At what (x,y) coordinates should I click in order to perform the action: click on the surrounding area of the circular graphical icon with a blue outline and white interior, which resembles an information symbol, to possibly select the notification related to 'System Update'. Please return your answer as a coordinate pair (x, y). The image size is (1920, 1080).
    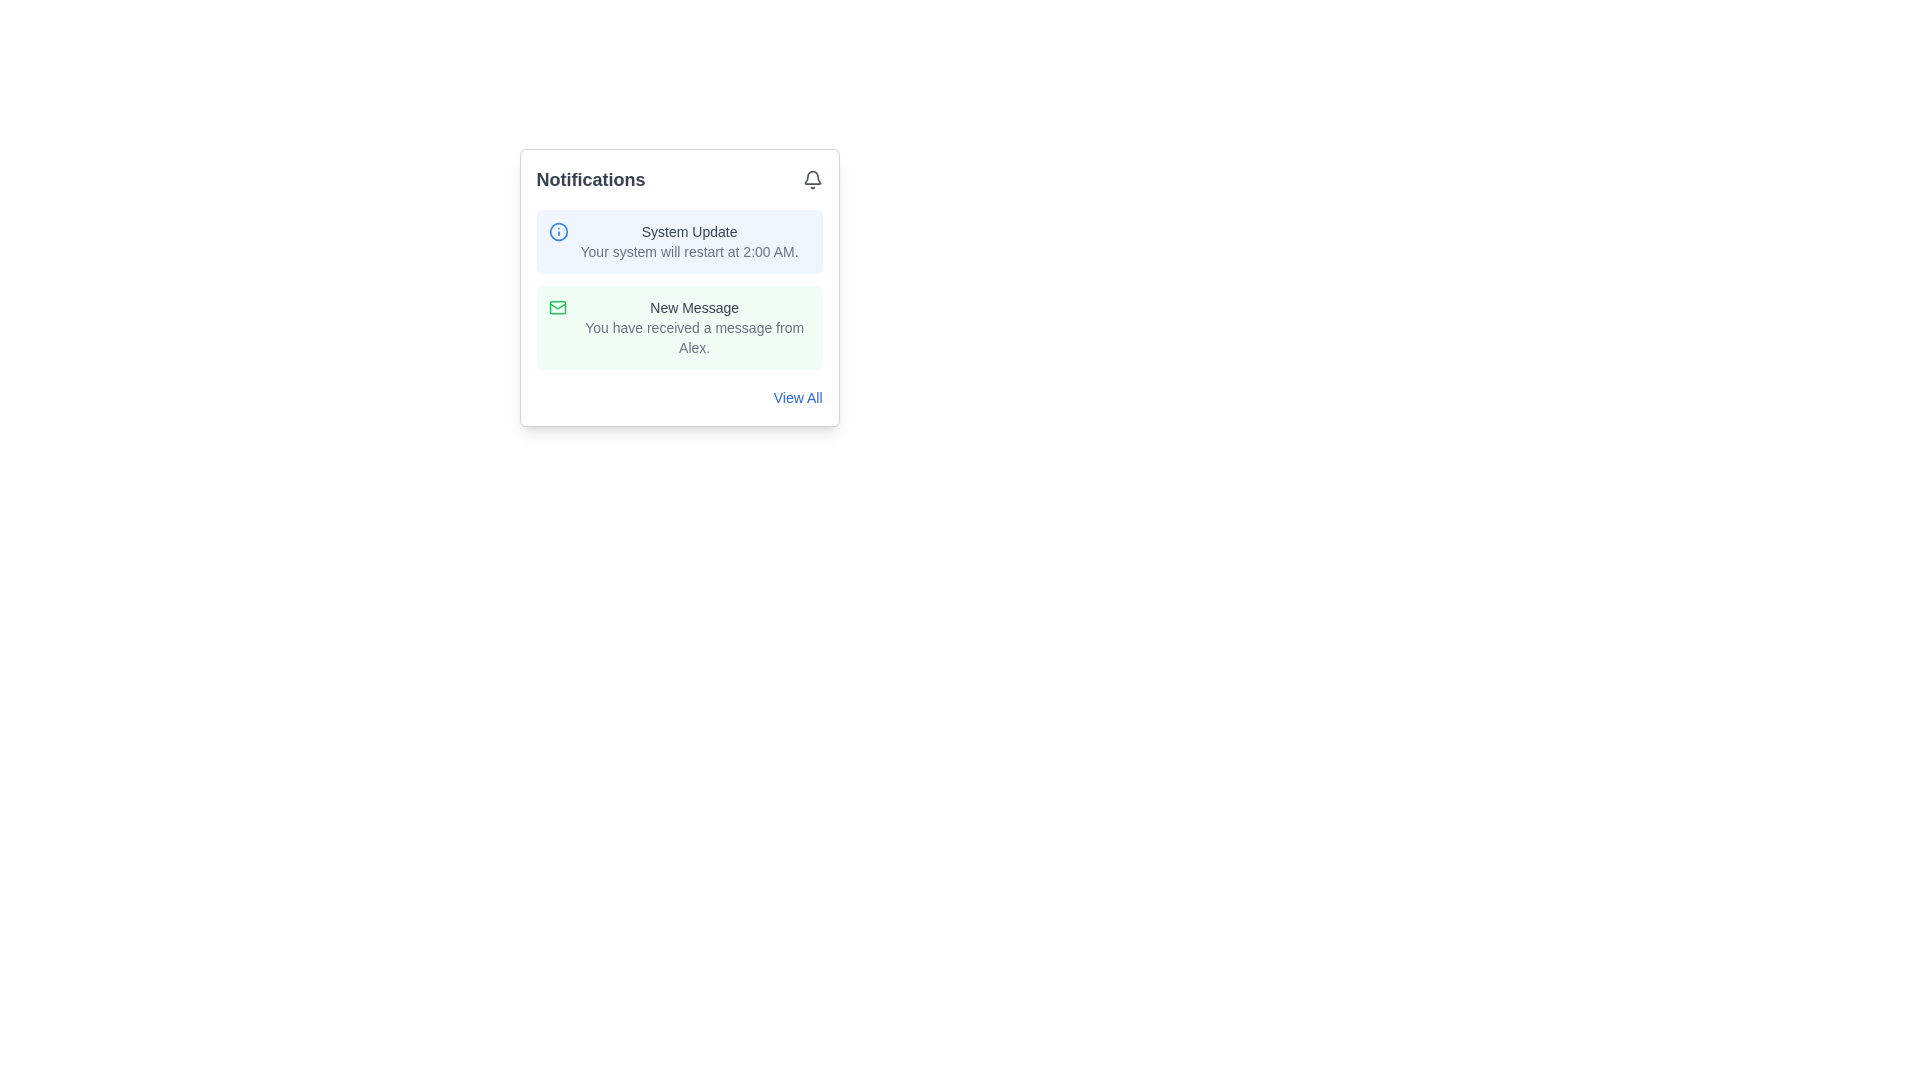
    Looking at the image, I should click on (558, 230).